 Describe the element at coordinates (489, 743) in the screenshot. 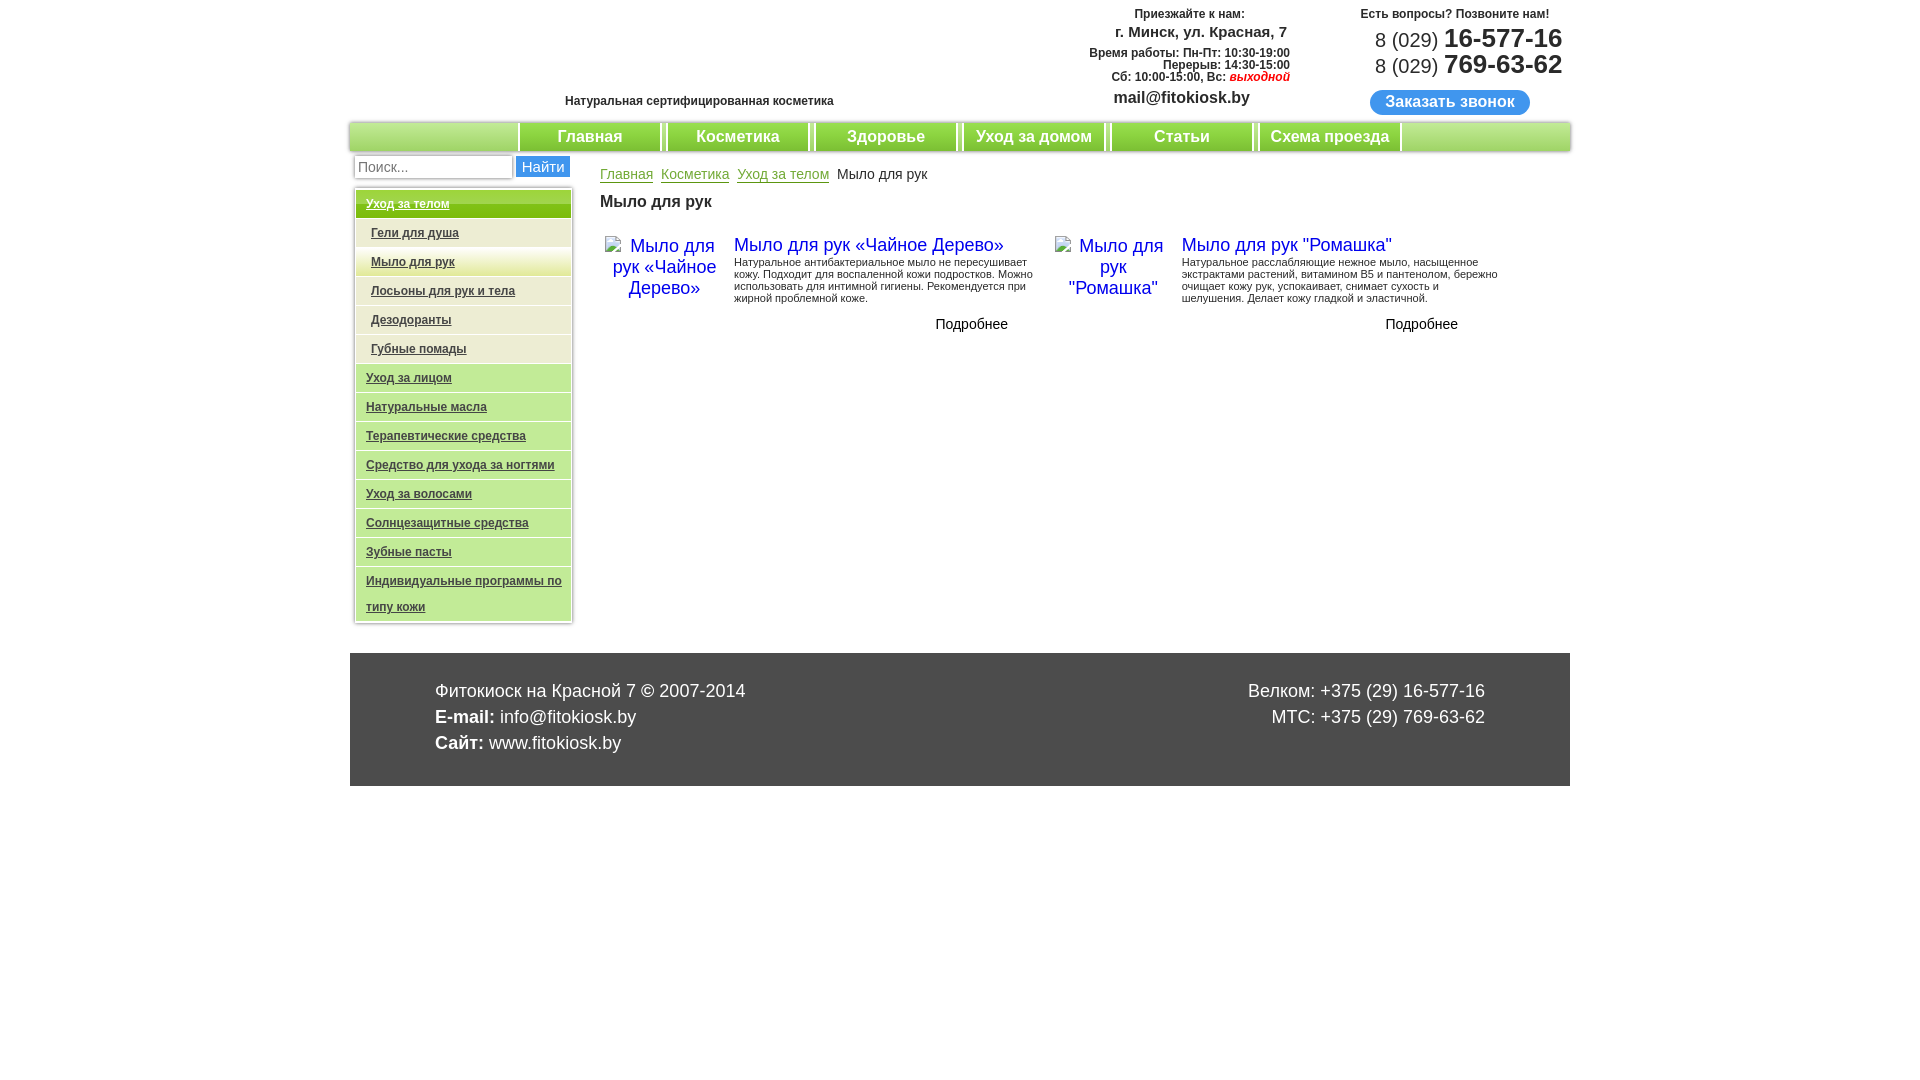

I see `'www.fitokiosk.by'` at that location.